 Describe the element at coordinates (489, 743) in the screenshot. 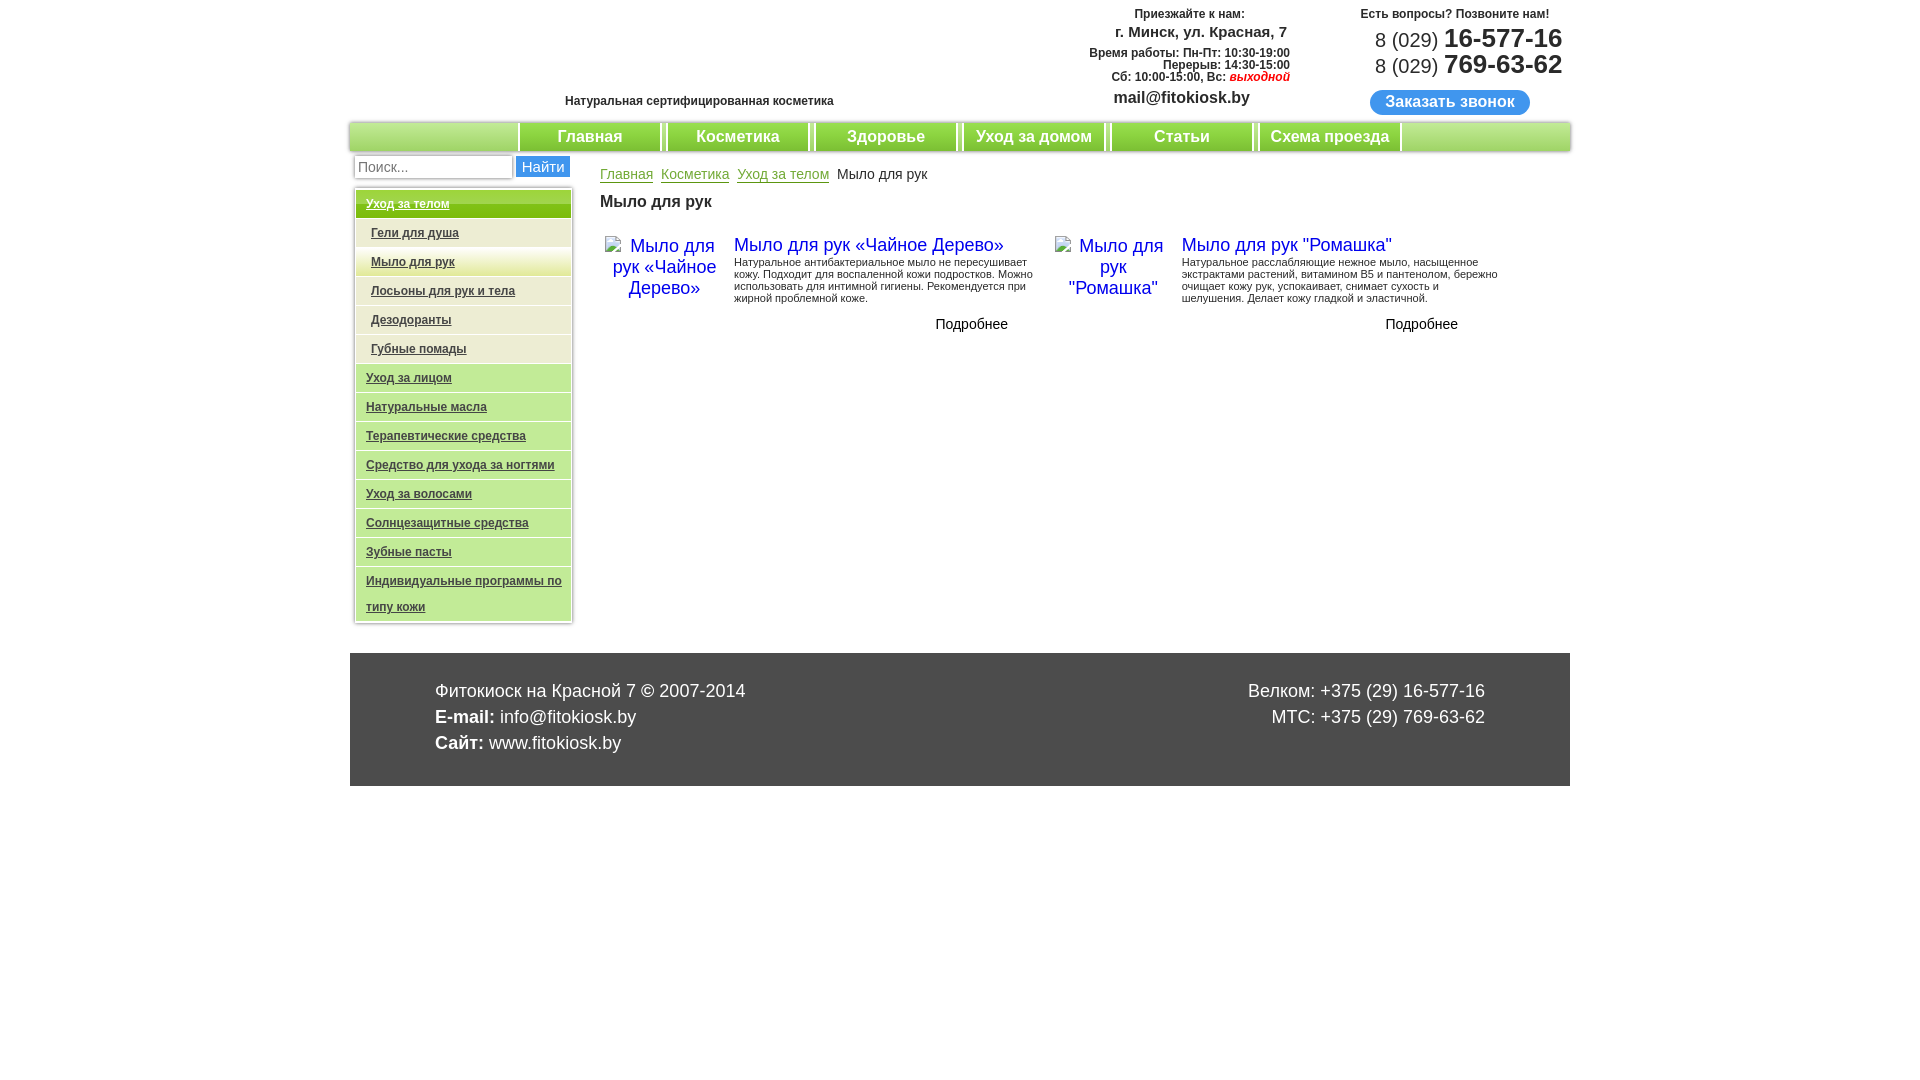

I see `'www.fitokiosk.by'` at that location.